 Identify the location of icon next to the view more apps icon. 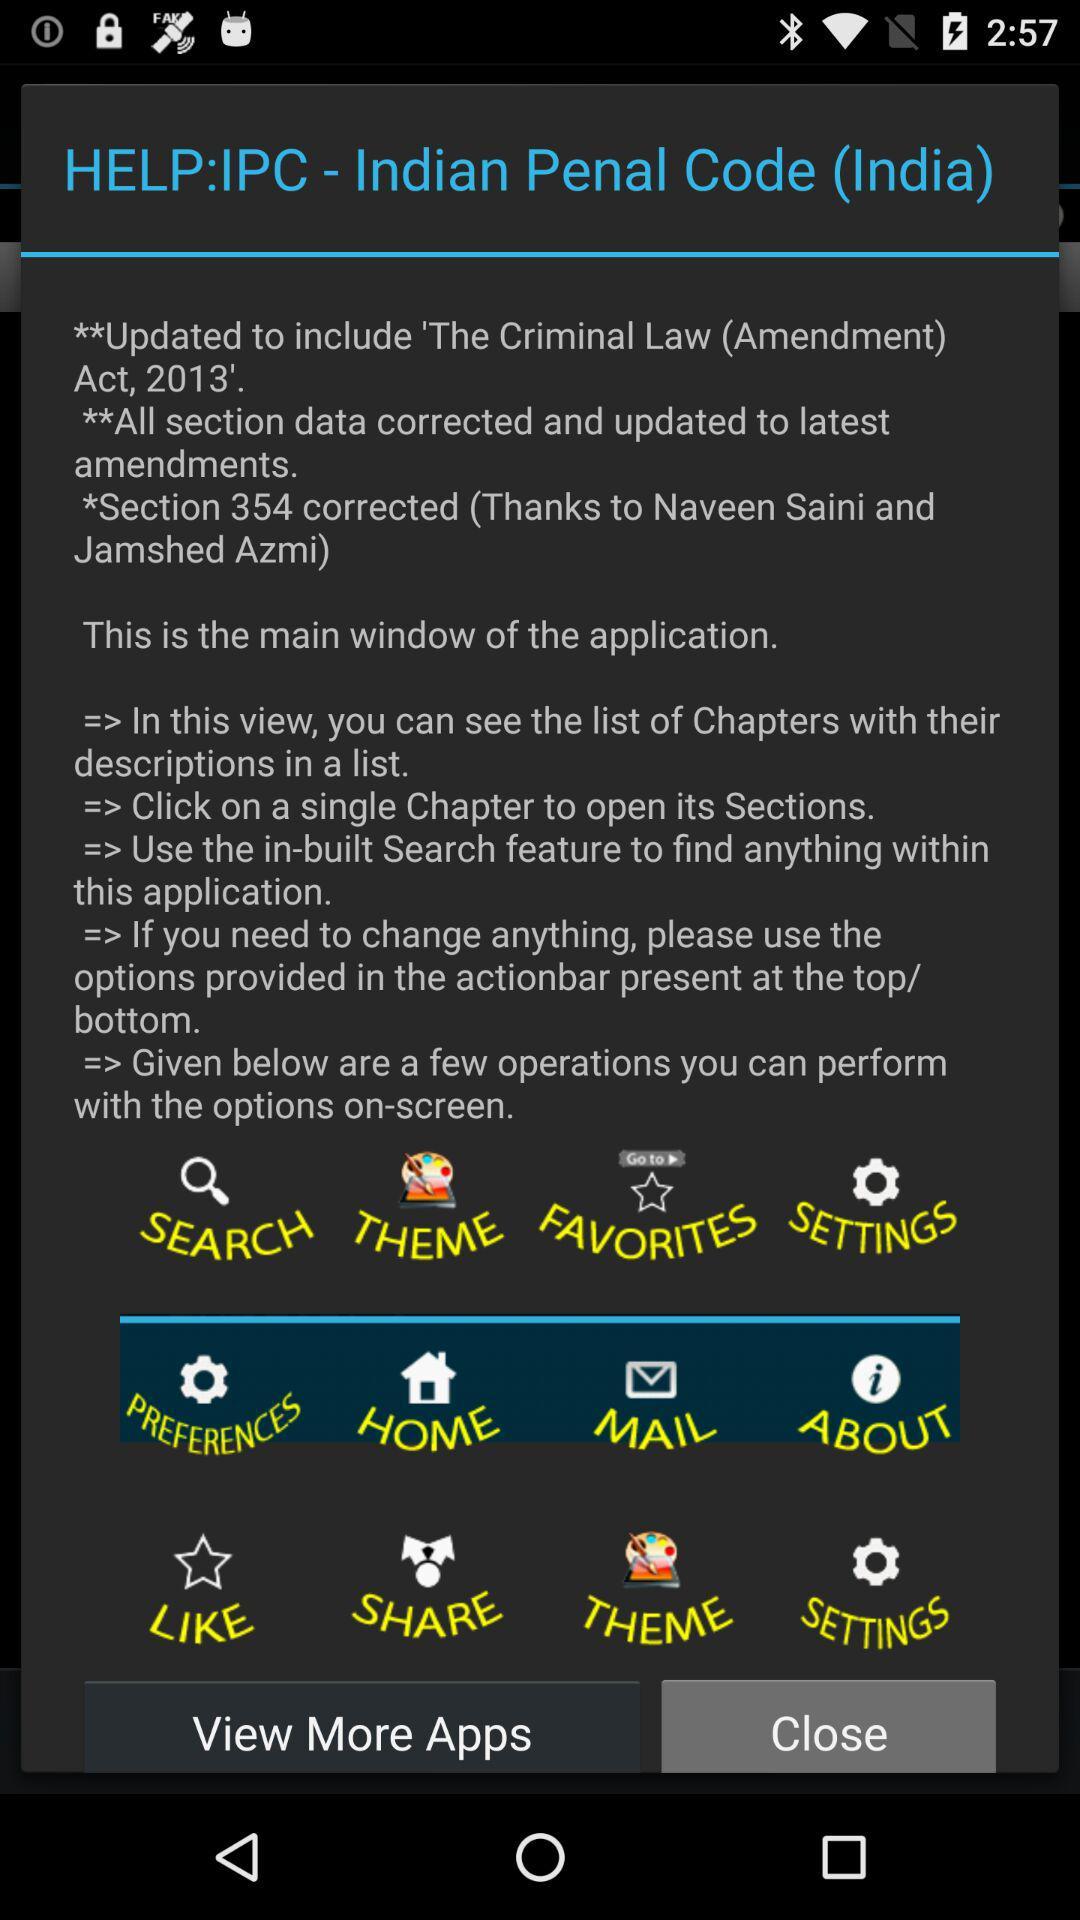
(828, 1720).